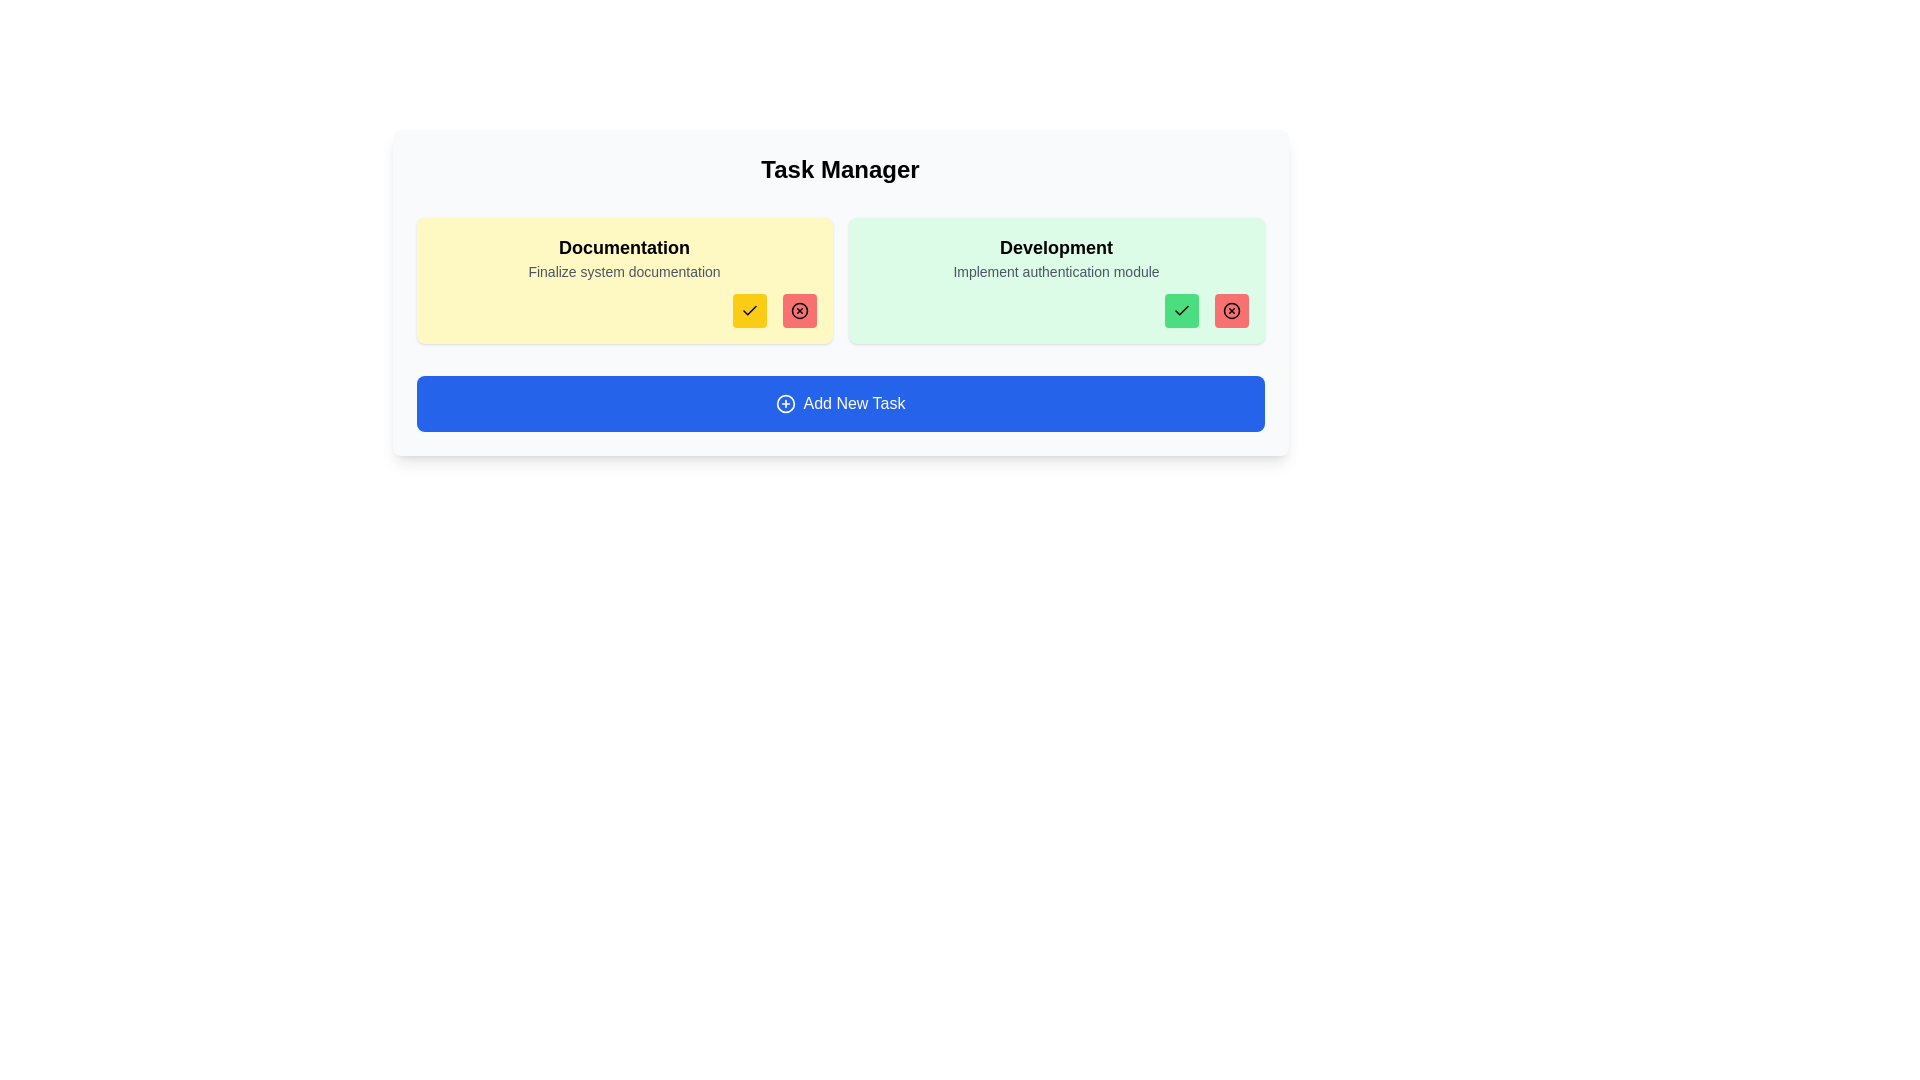 The image size is (1920, 1080). What do you see at coordinates (1181, 311) in the screenshot?
I see `the checkmark icon button within the green rounded square background on the task card labeled 'Development' to mark the associated task as completed` at bounding box center [1181, 311].